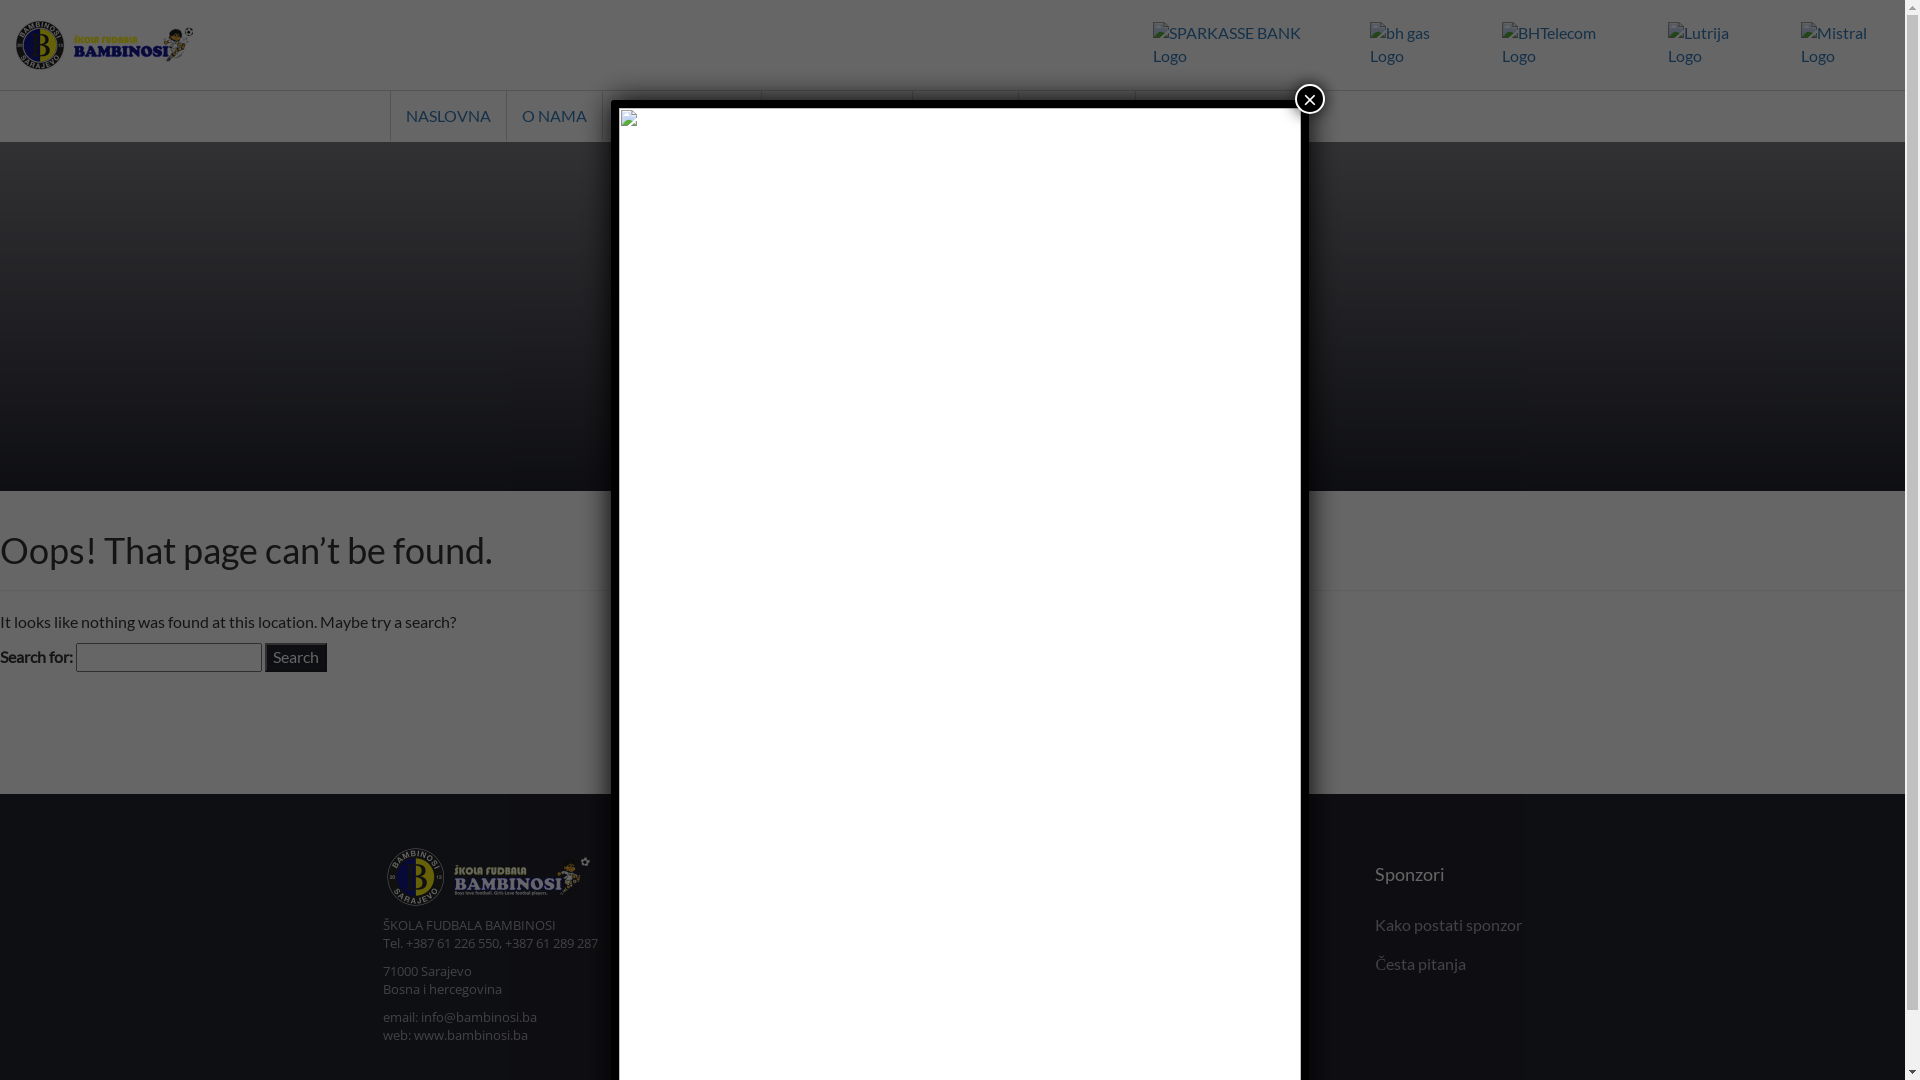 The width and height of the screenshot is (1920, 1080). Describe the element at coordinates (1154, 924) in the screenshot. I see `'Selekcije'` at that location.